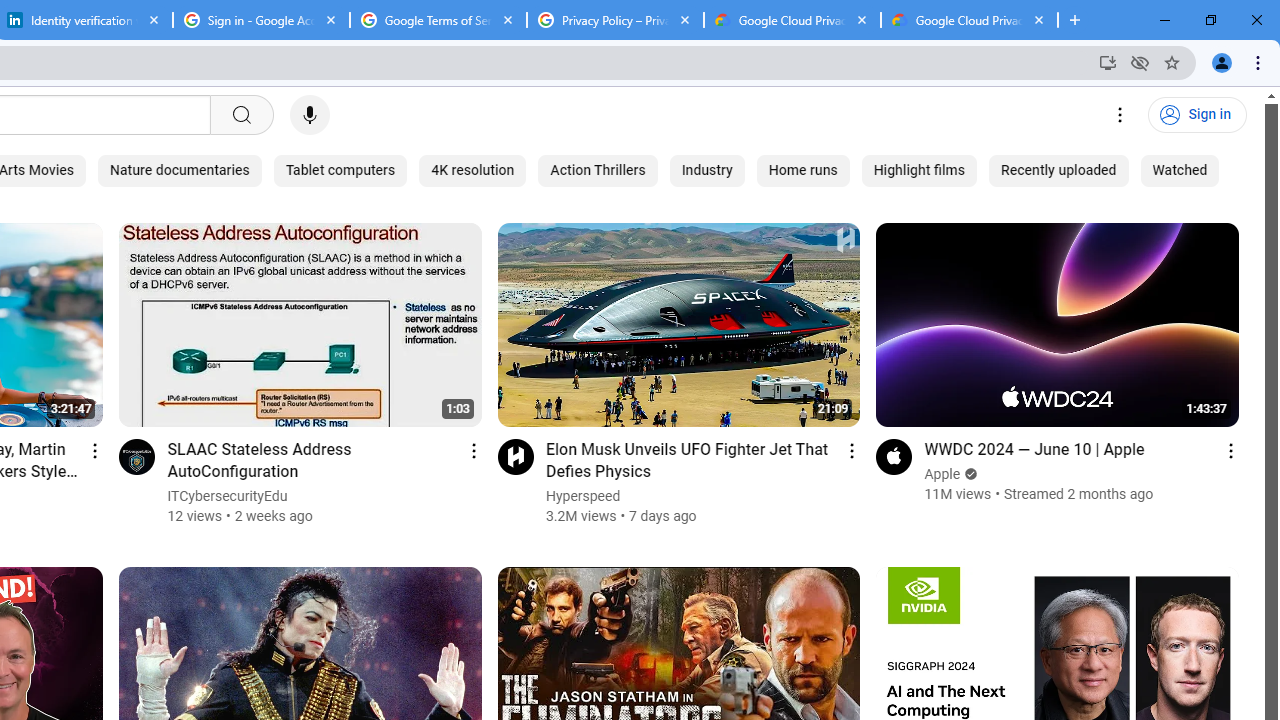 Image resolution: width=1280 pixels, height=720 pixels. Describe the element at coordinates (260, 20) in the screenshot. I see `'Sign in - Google Accounts'` at that location.